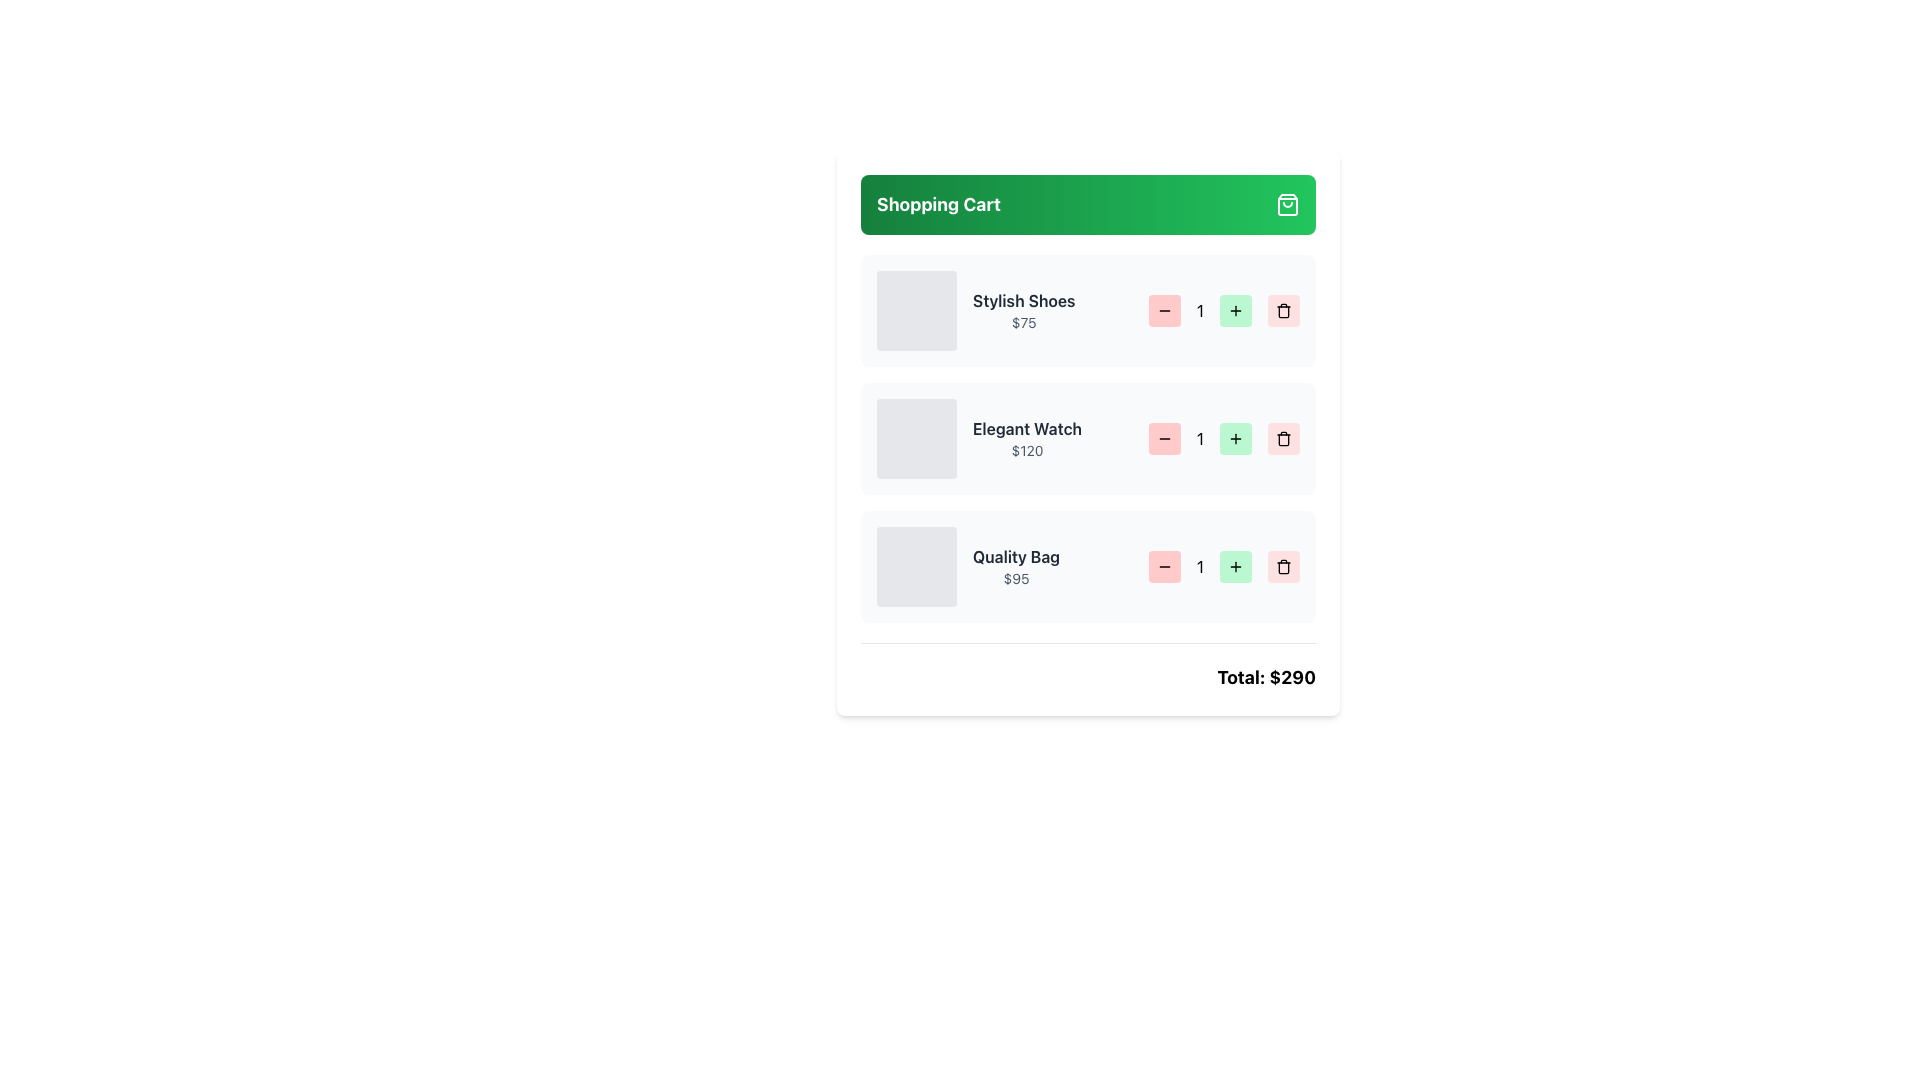  I want to click on the green square button with a white plus sign icon located in the second item of the 'Elegant Watch' card to increment the quantity, so click(1235, 438).